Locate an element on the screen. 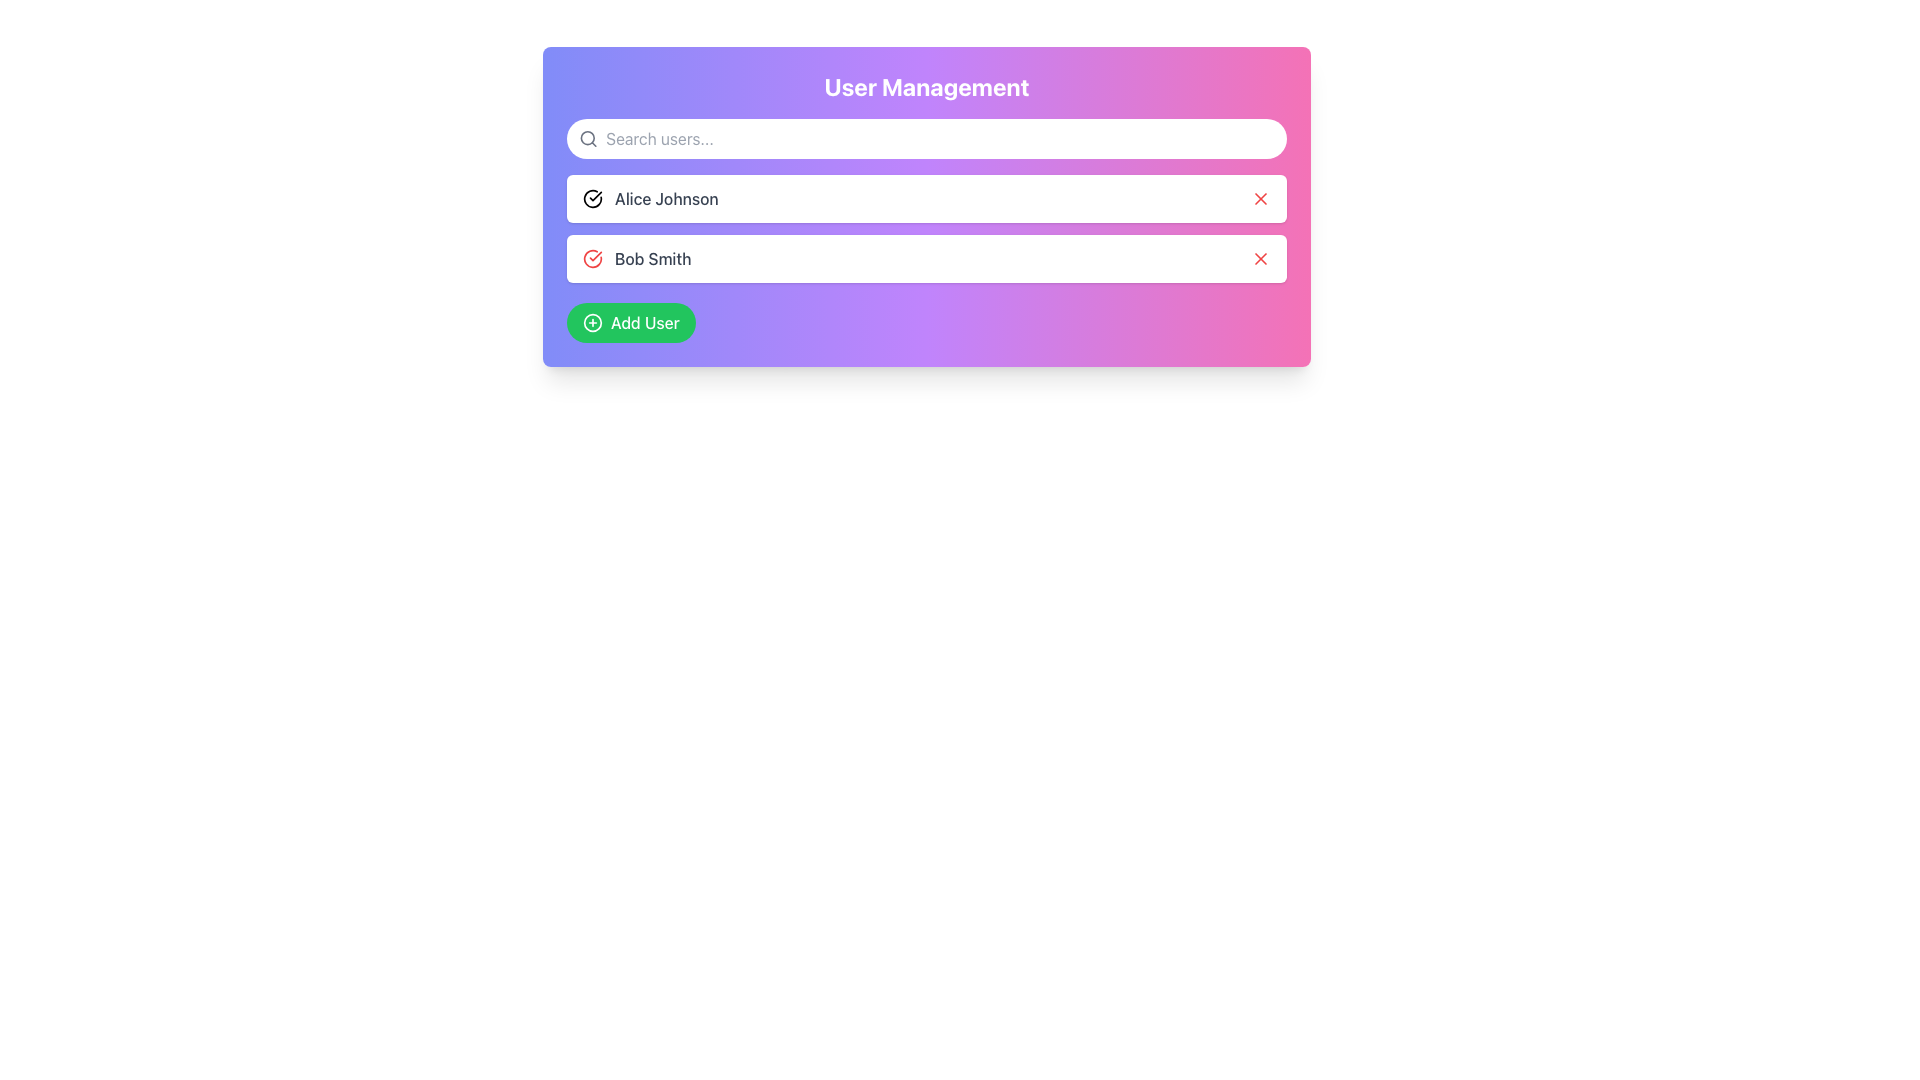 The width and height of the screenshot is (1920, 1080). the circular icon with a green outline and a check mark in the center, located to the left of 'Alice Johnson' is located at coordinates (592, 199).